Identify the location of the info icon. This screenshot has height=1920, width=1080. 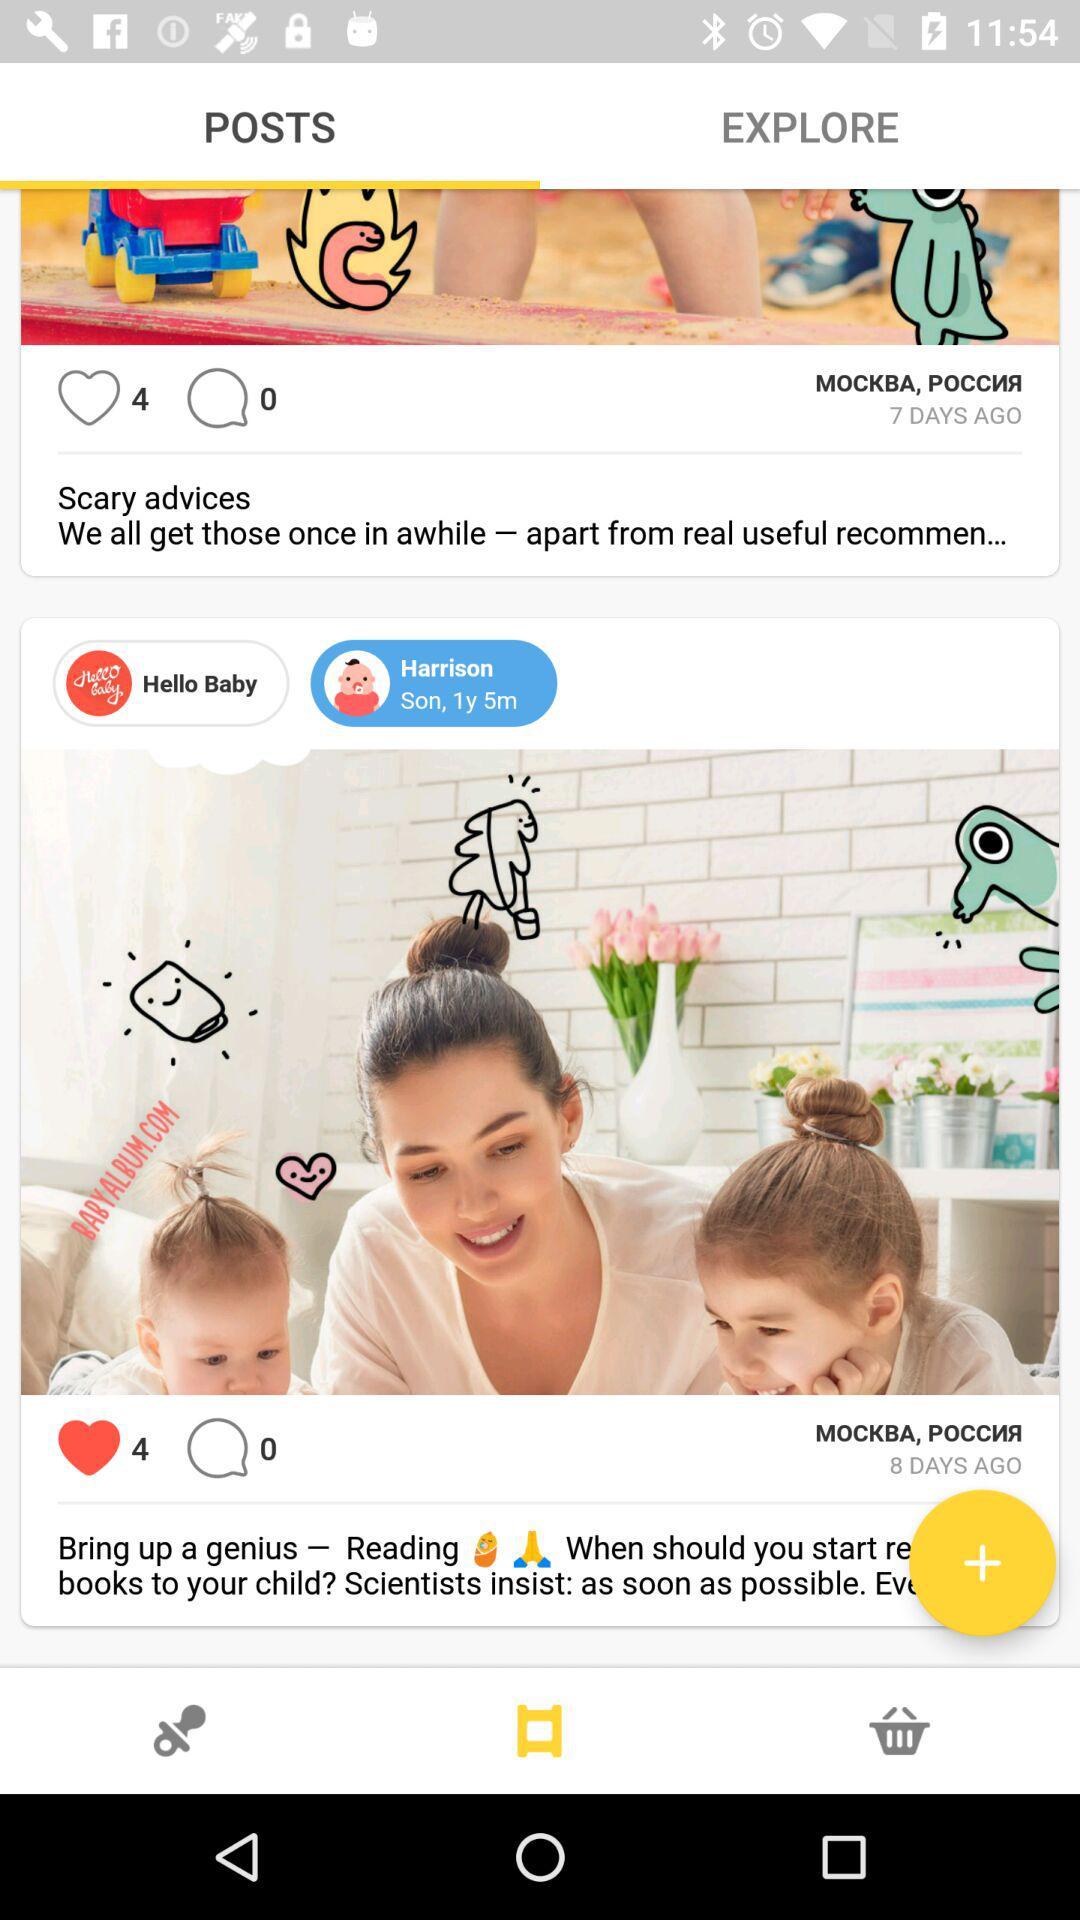
(898, 1730).